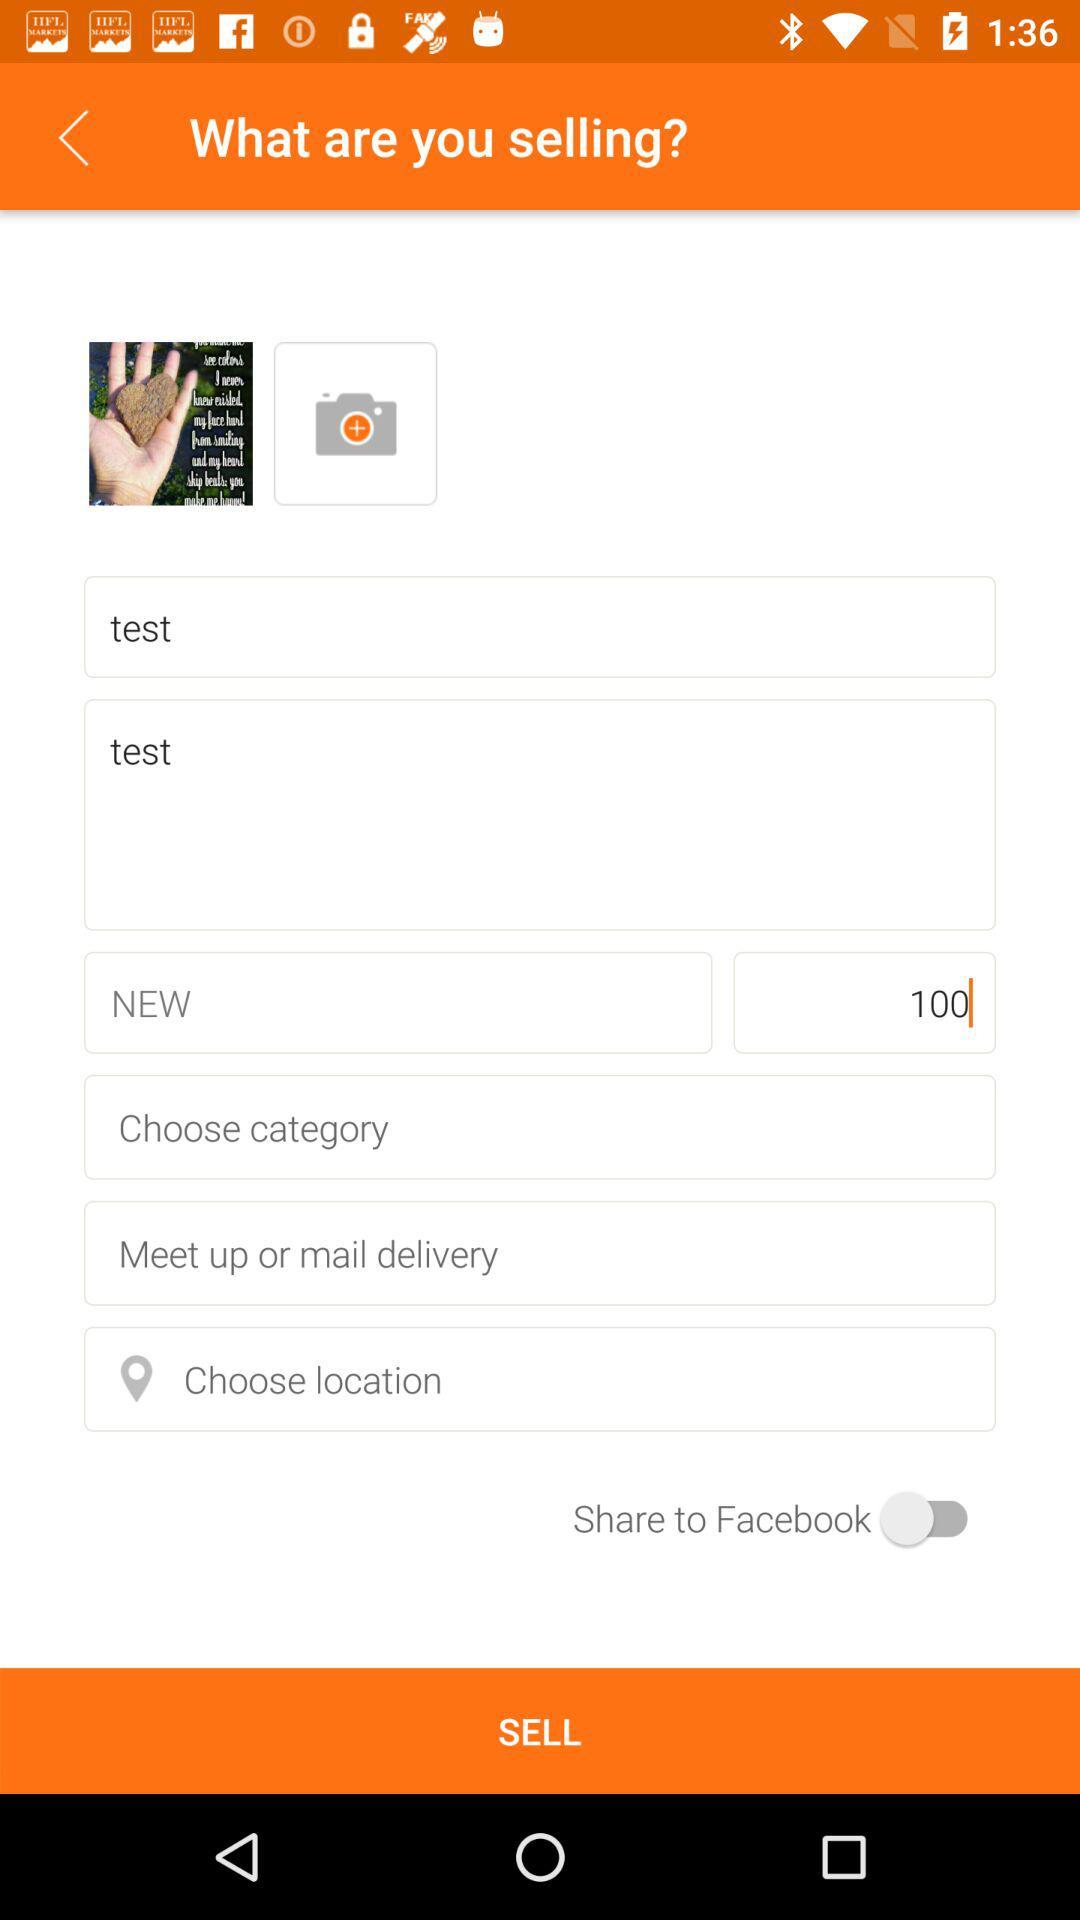 This screenshot has height=1920, width=1080. What do you see at coordinates (783, 1518) in the screenshot?
I see `the icon at the bottom right corner` at bounding box center [783, 1518].